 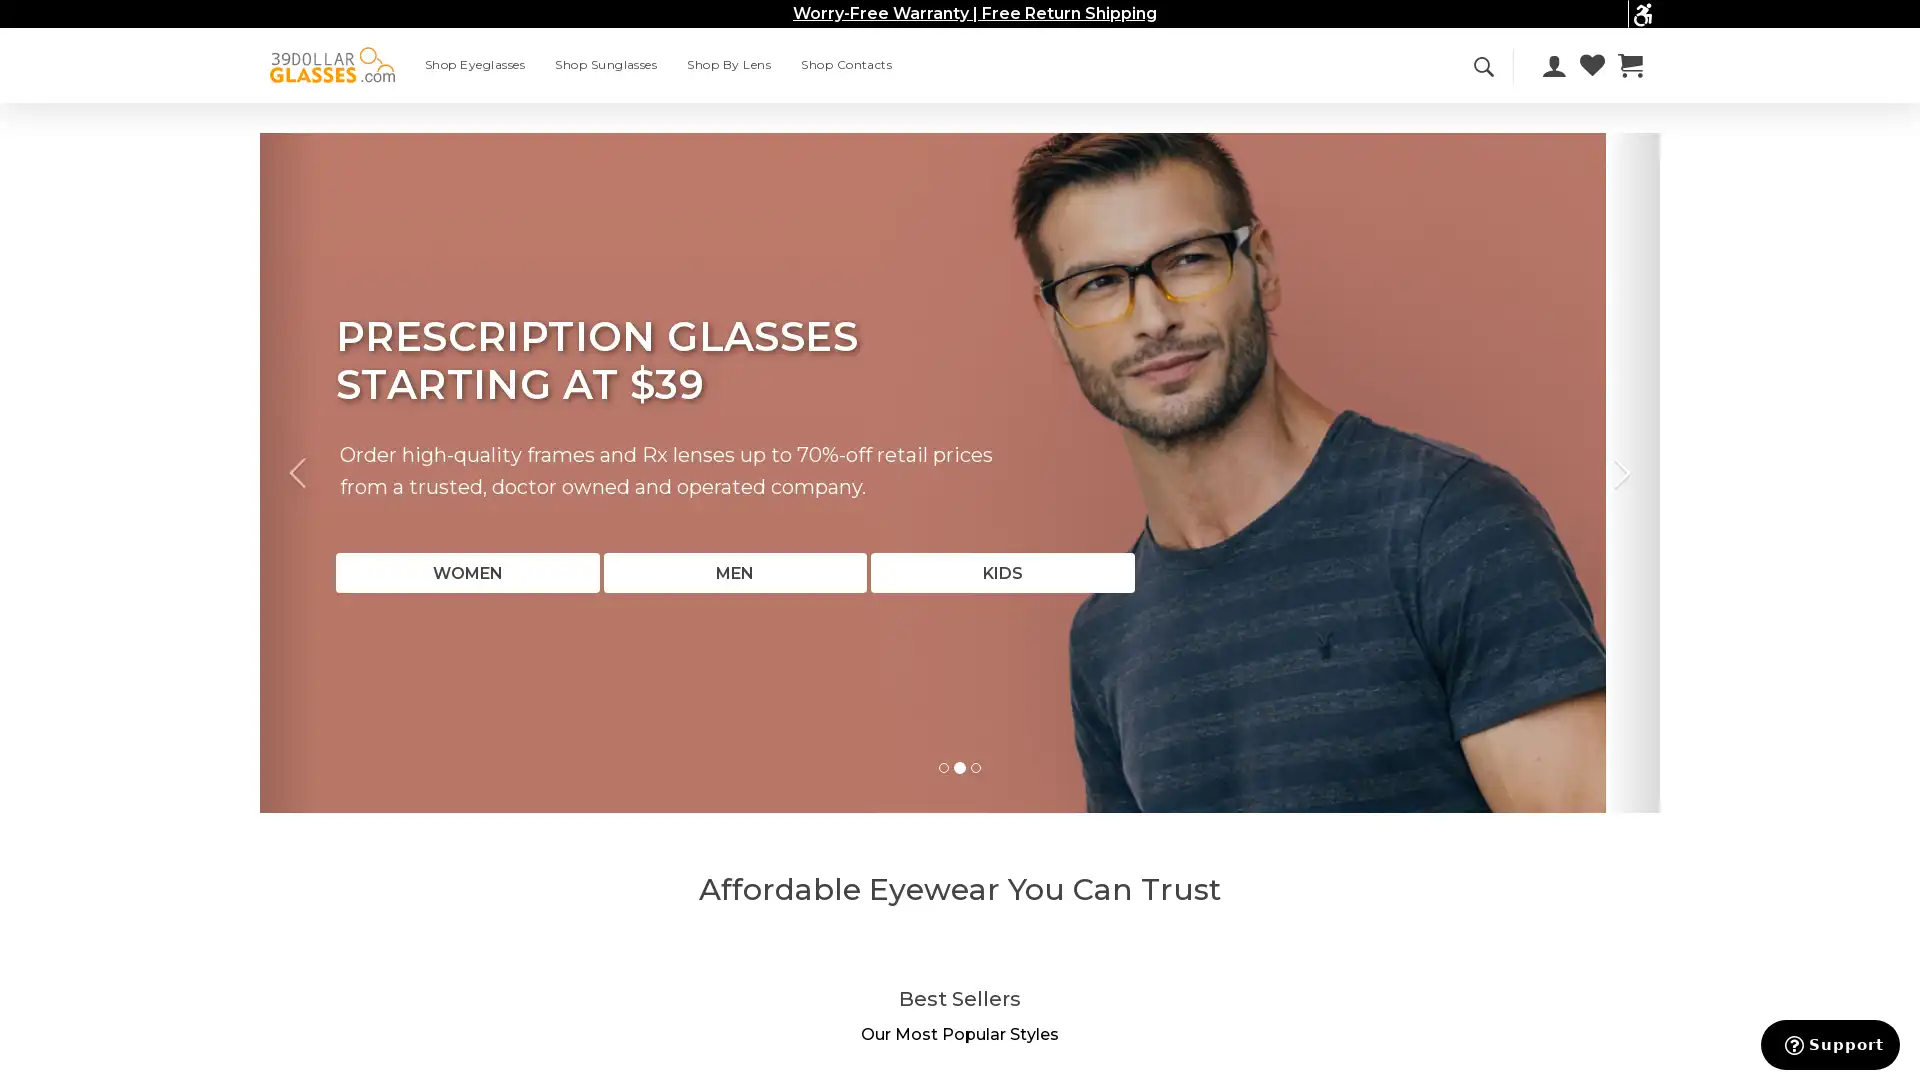 I want to click on Support button, so click(x=1830, y=1044).